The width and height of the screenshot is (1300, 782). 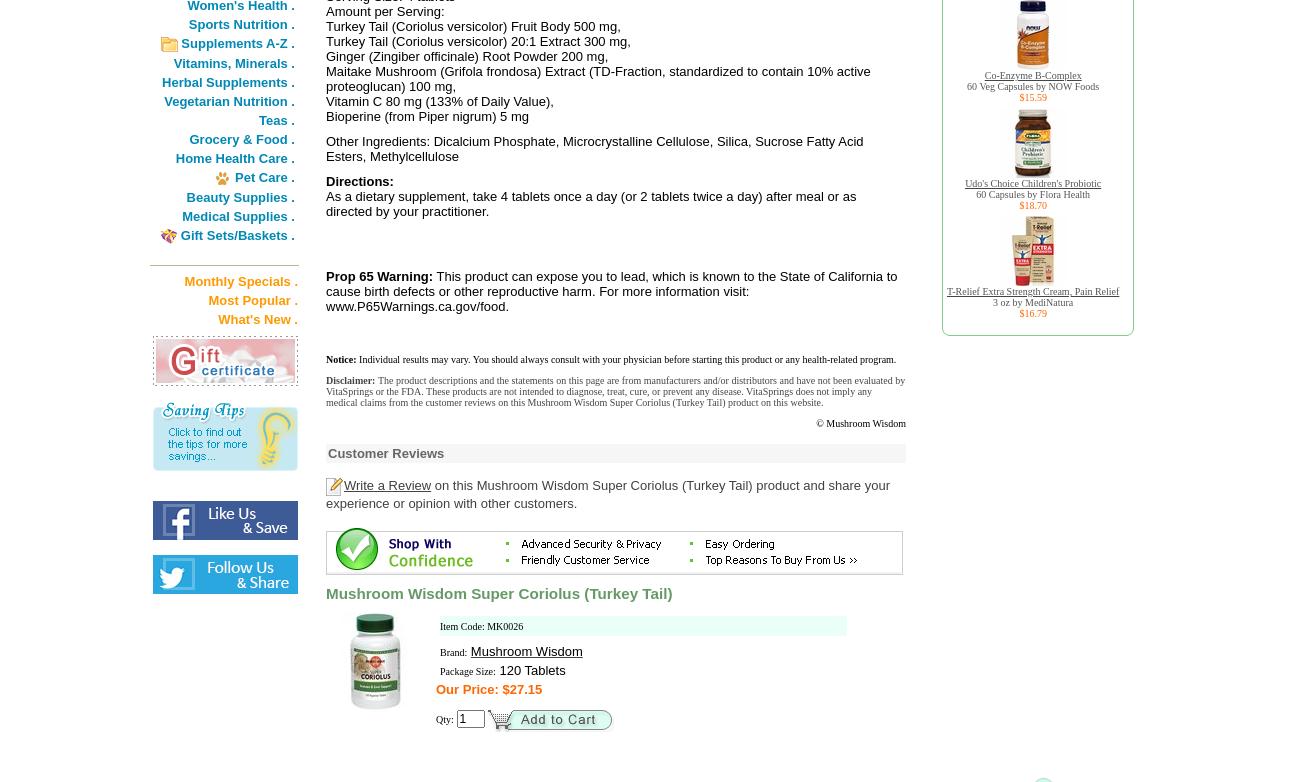 I want to click on '$18.70', so click(x=1032, y=204).